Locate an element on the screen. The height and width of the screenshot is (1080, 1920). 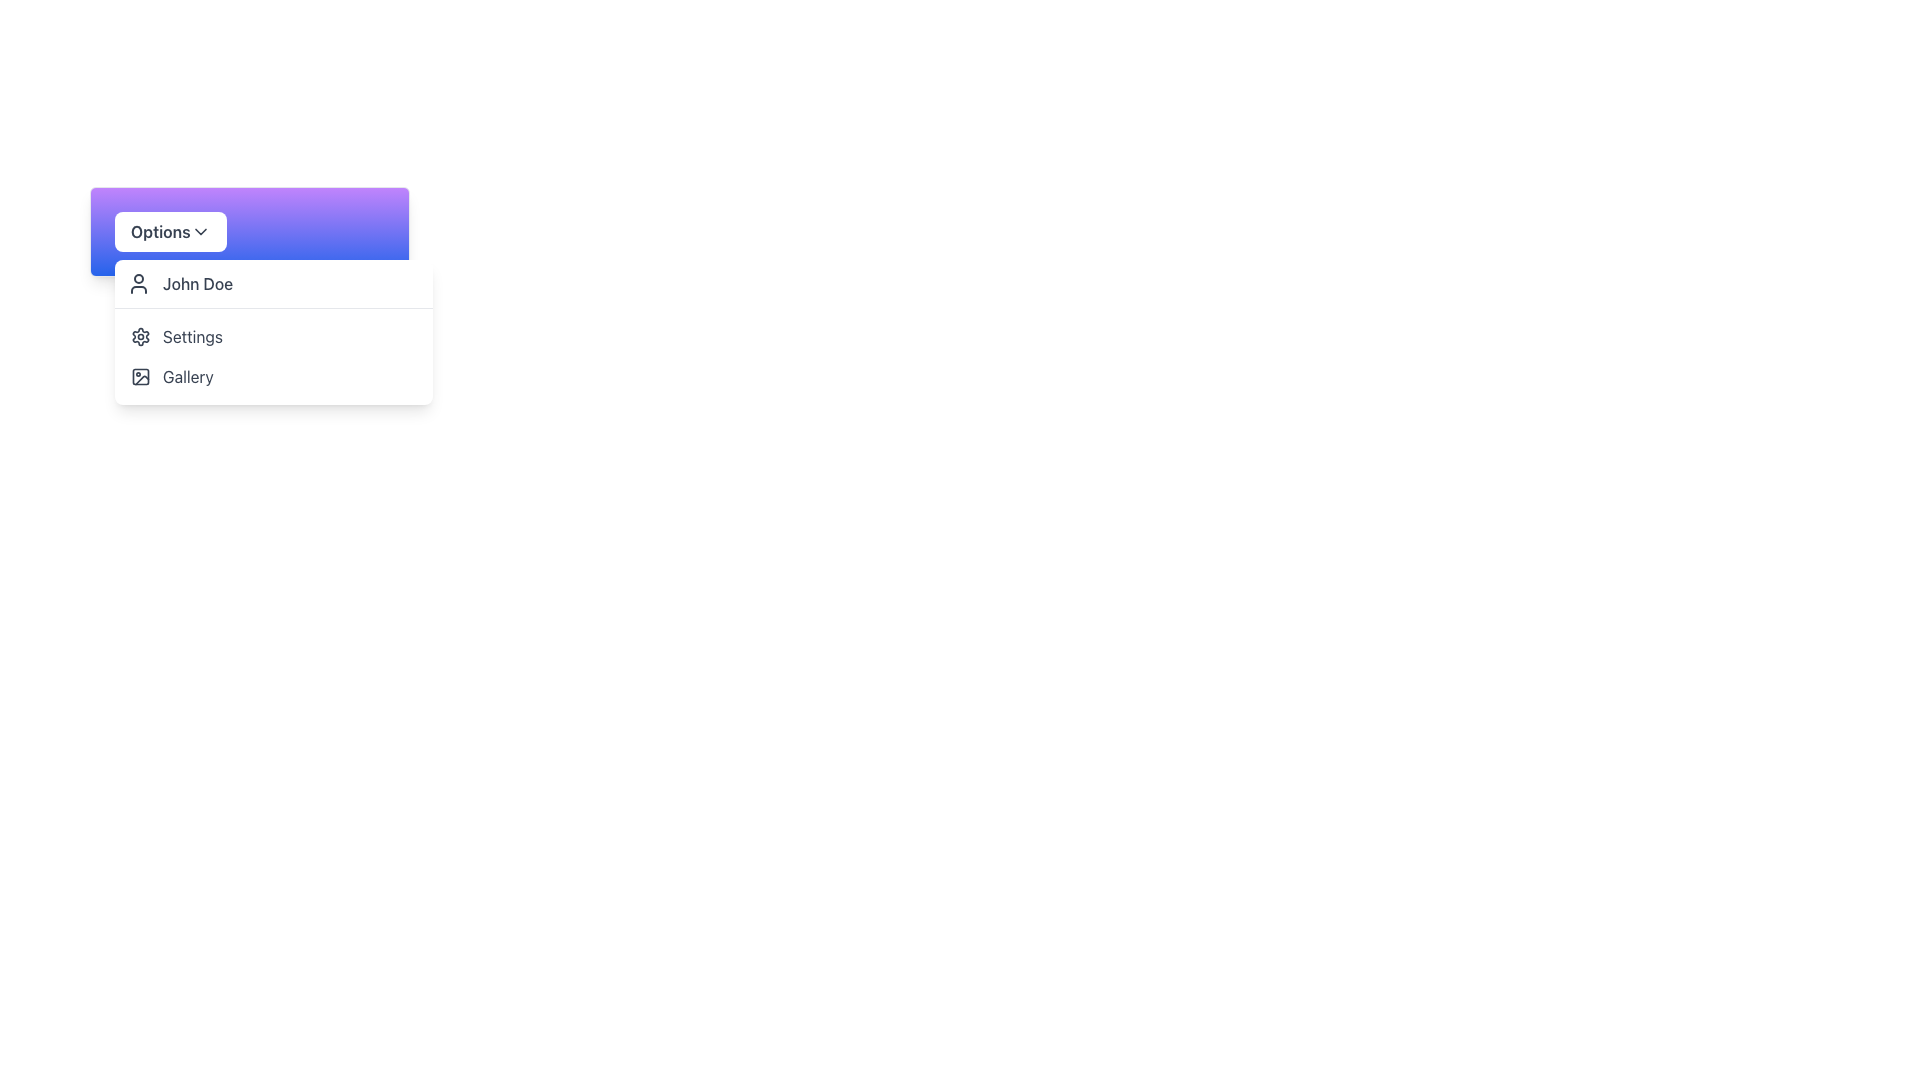
the uppermost square-shaped element with rounded corners within the icon structure next to the 'Gallery' menu option is located at coordinates (139, 377).